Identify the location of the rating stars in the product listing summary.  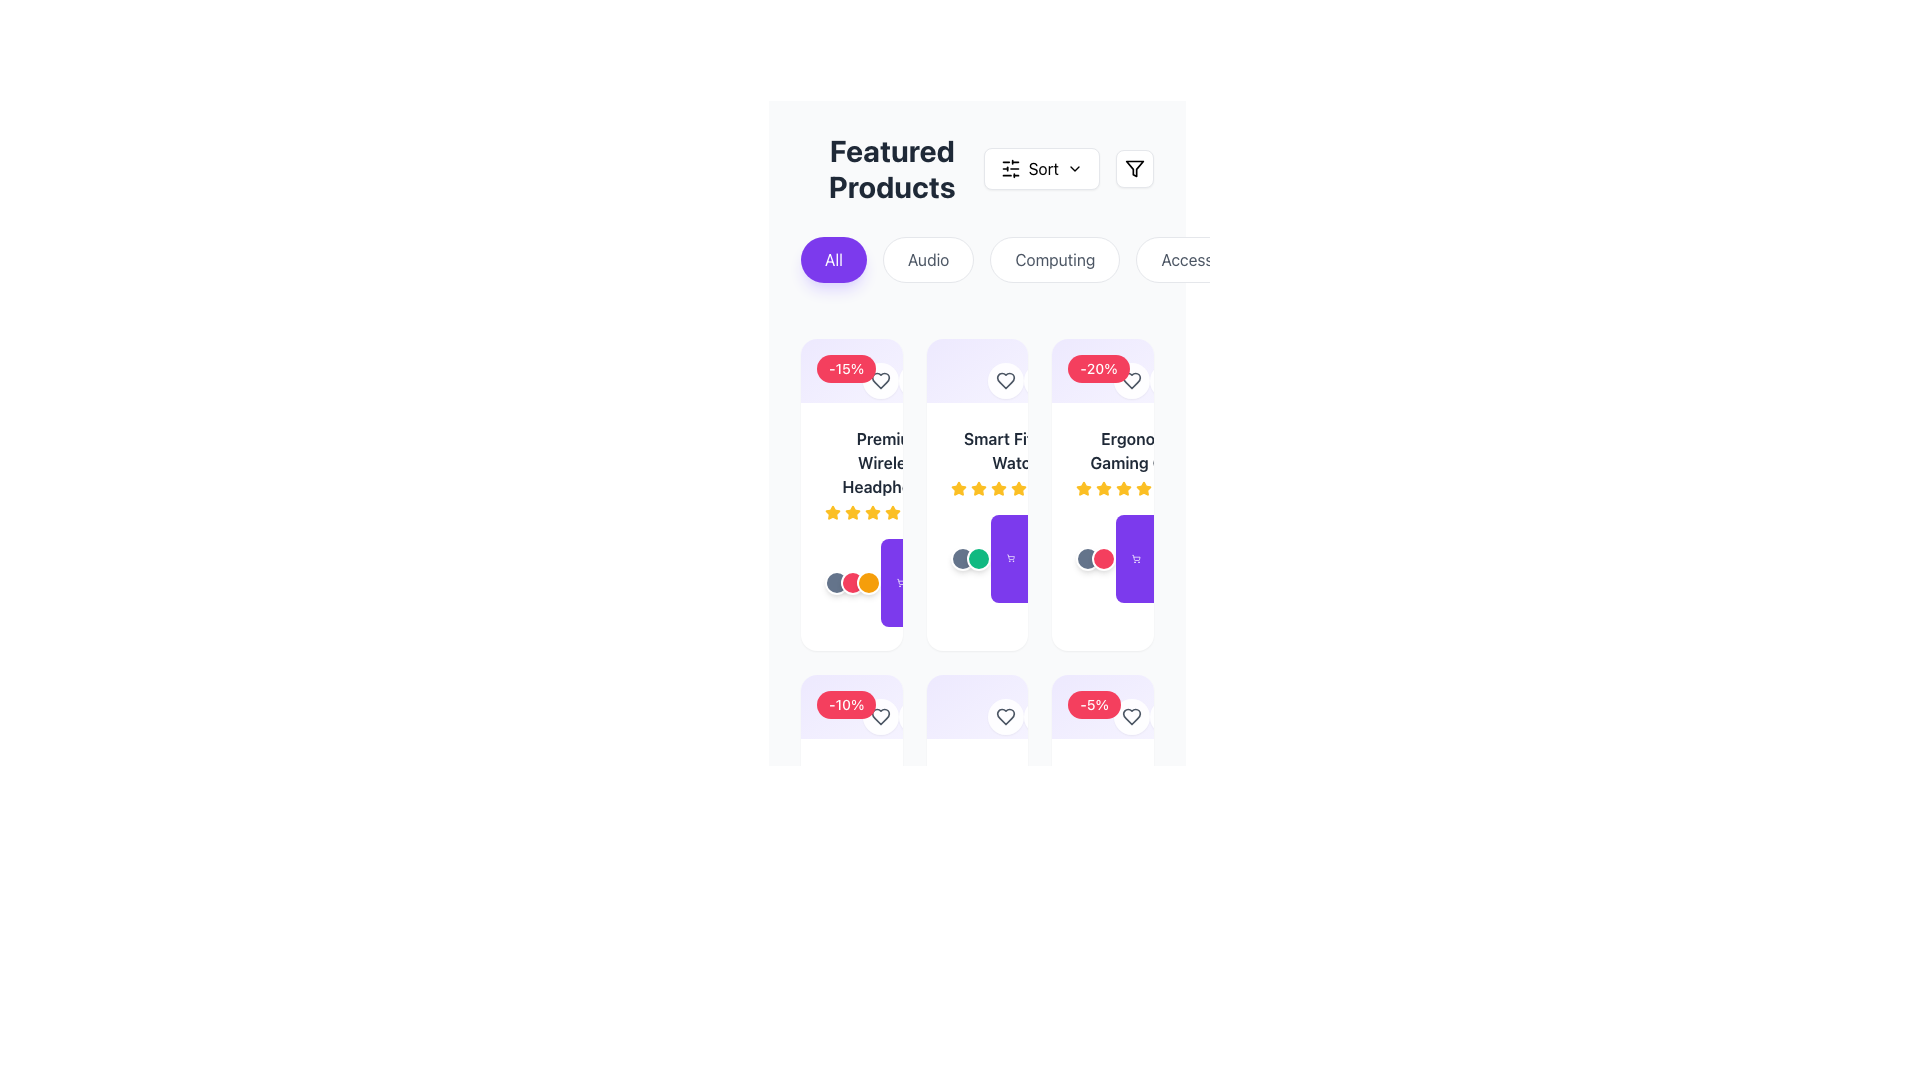
(977, 462).